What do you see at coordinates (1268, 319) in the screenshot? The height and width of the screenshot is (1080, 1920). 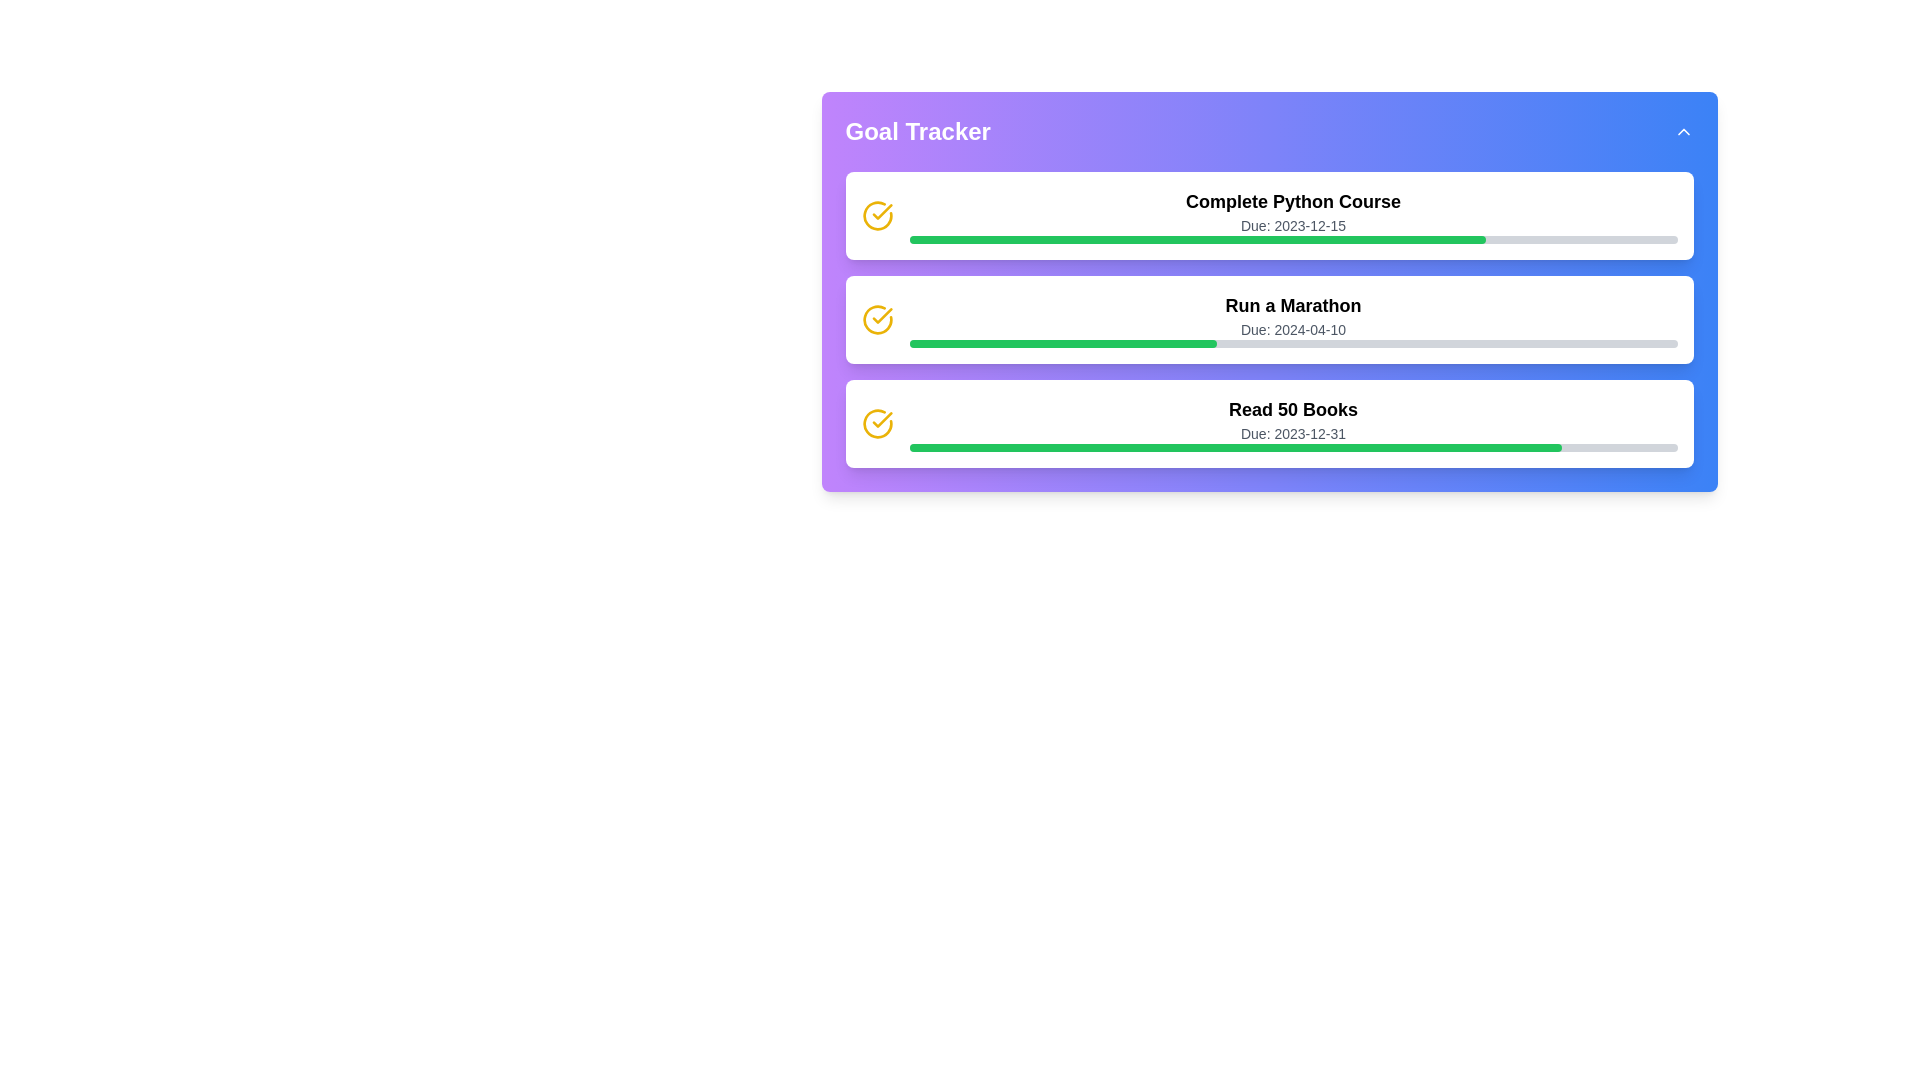 I see `the second section of the 'Goal Tracker' that contains a vertically stacked list of goal cards, each with a title, due date, and progress bar` at bounding box center [1268, 319].